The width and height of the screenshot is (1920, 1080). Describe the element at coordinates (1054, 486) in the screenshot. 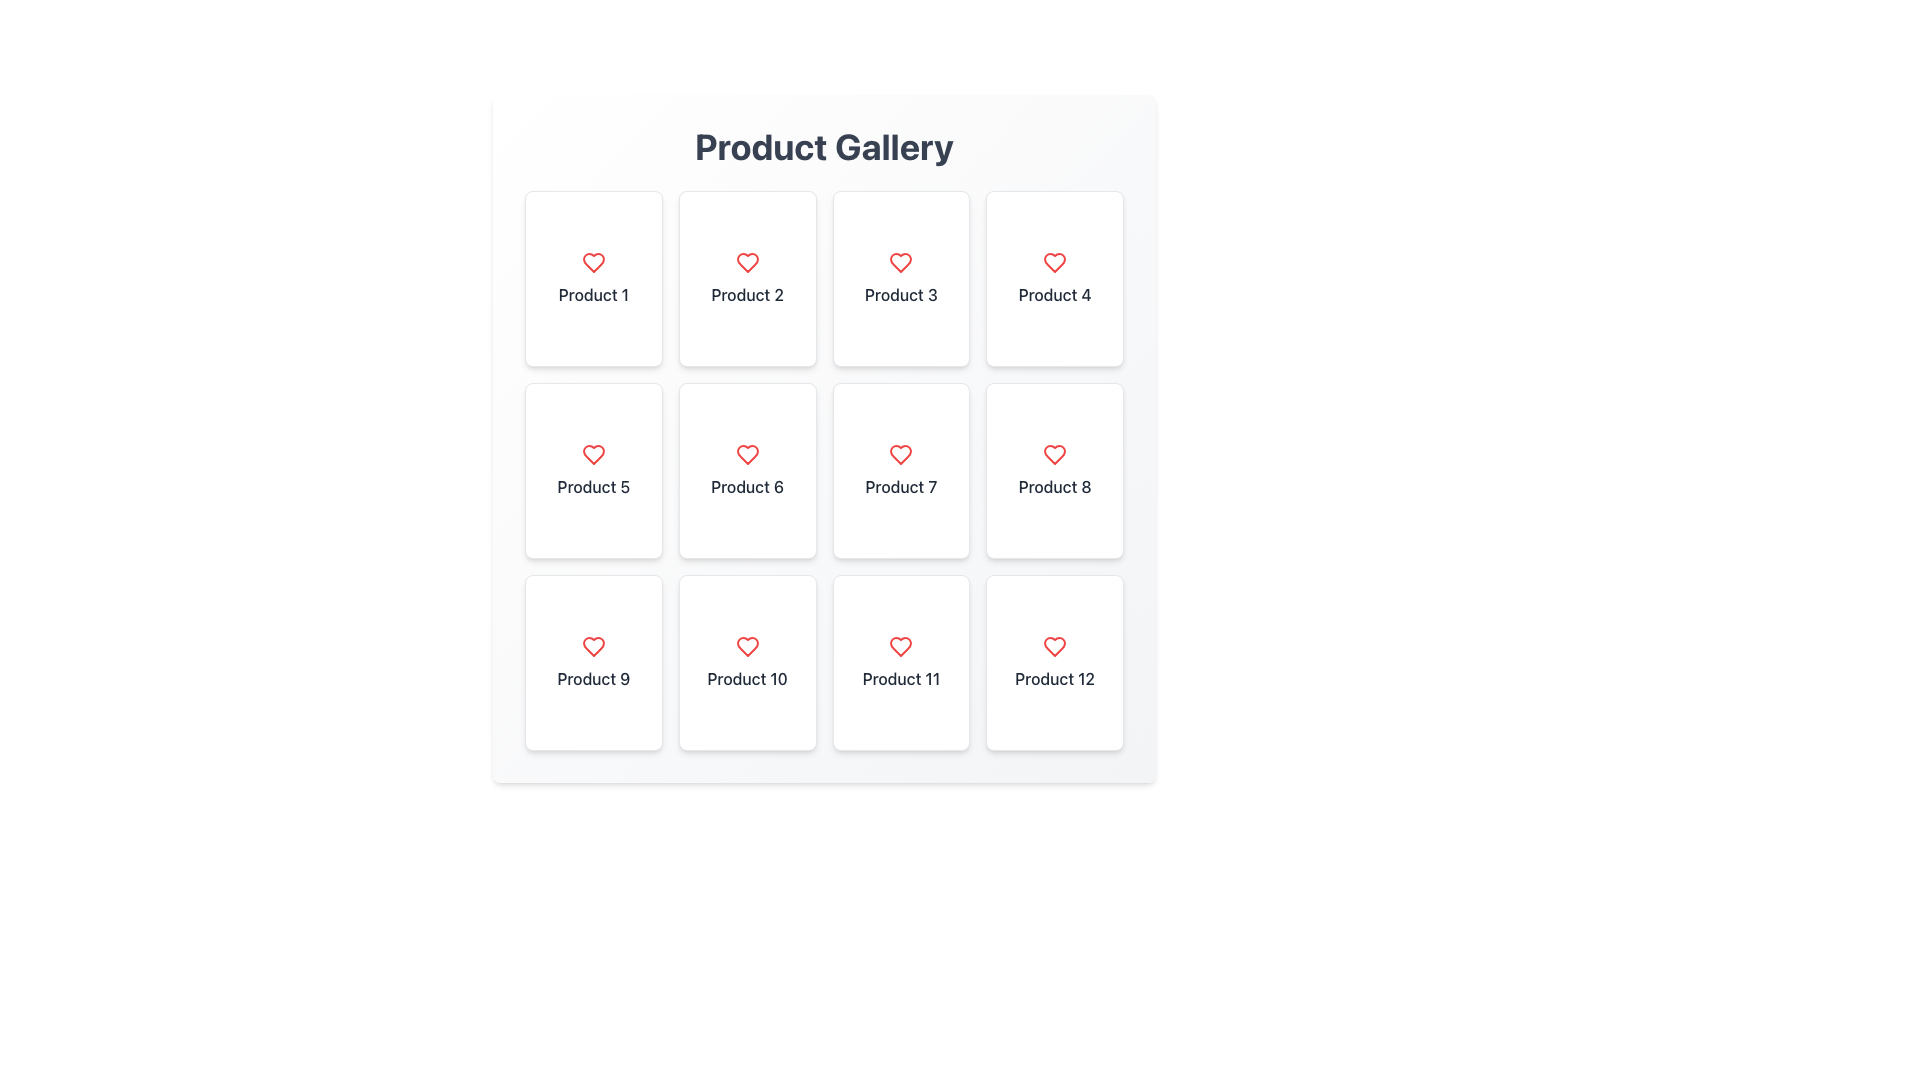

I see `the 'Product 8' text label element, which is styled in gray, located in the third row and second column of the product grid, below the heart icon` at that location.